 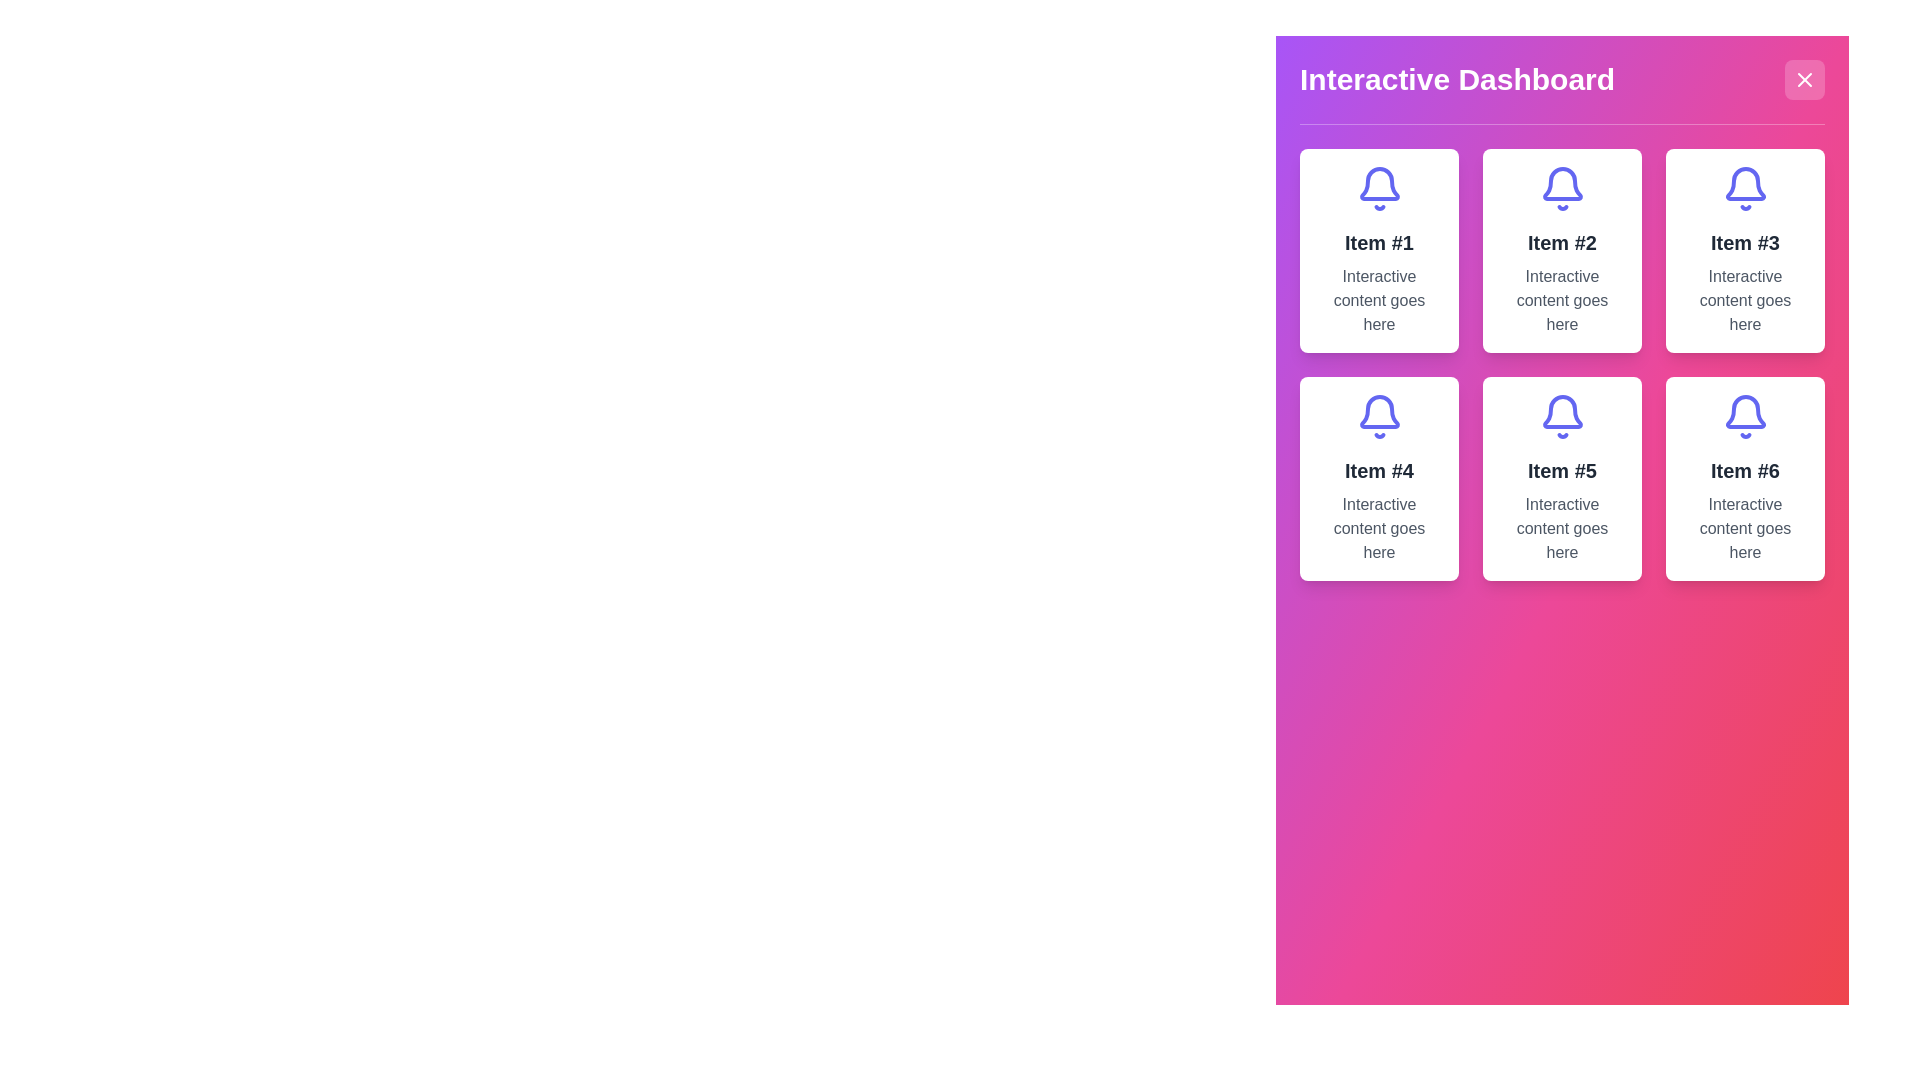 What do you see at coordinates (1378, 478) in the screenshot?
I see `the fourth card in the grid layout that represents 'Item #4' in the dashboard` at bounding box center [1378, 478].